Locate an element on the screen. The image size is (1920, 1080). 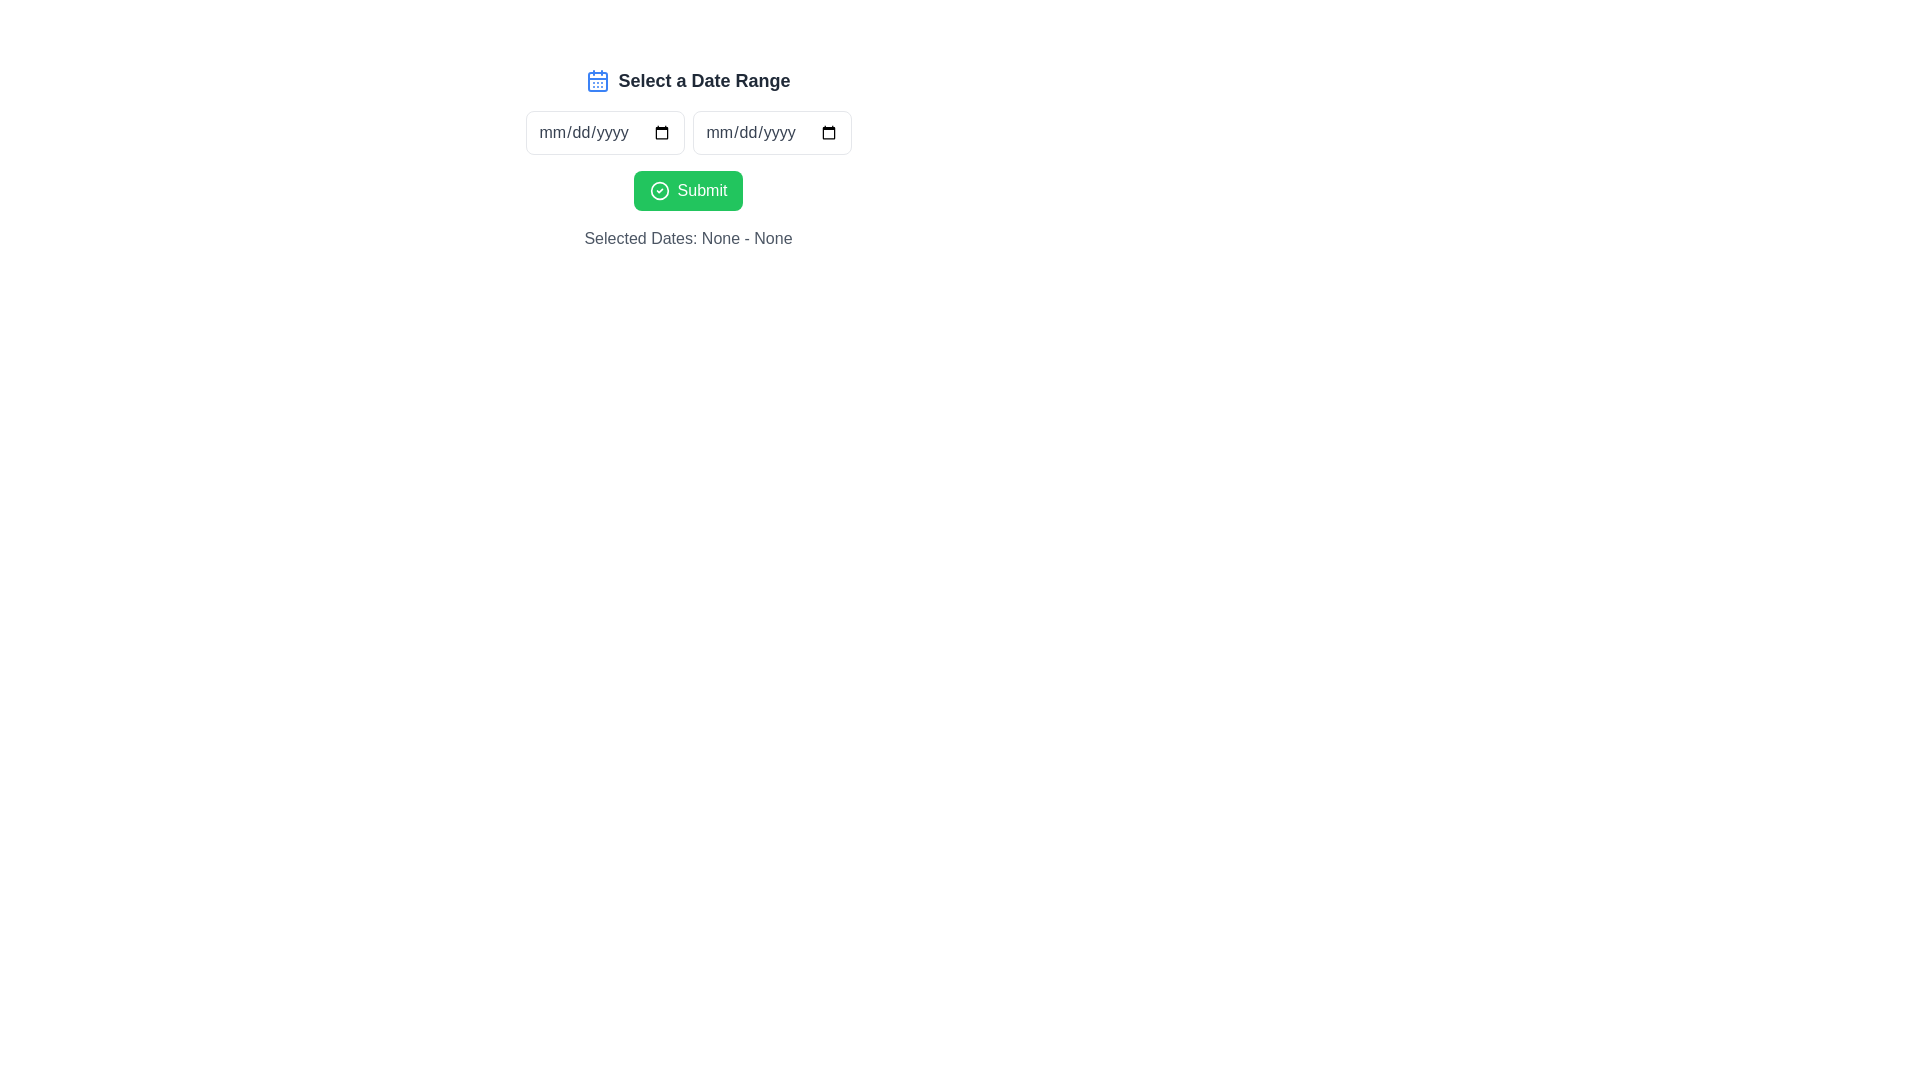
the non-interactive decorative icon element that represents a segment of the calendar icon, located towards the top left of the input interface is located at coordinates (597, 80).